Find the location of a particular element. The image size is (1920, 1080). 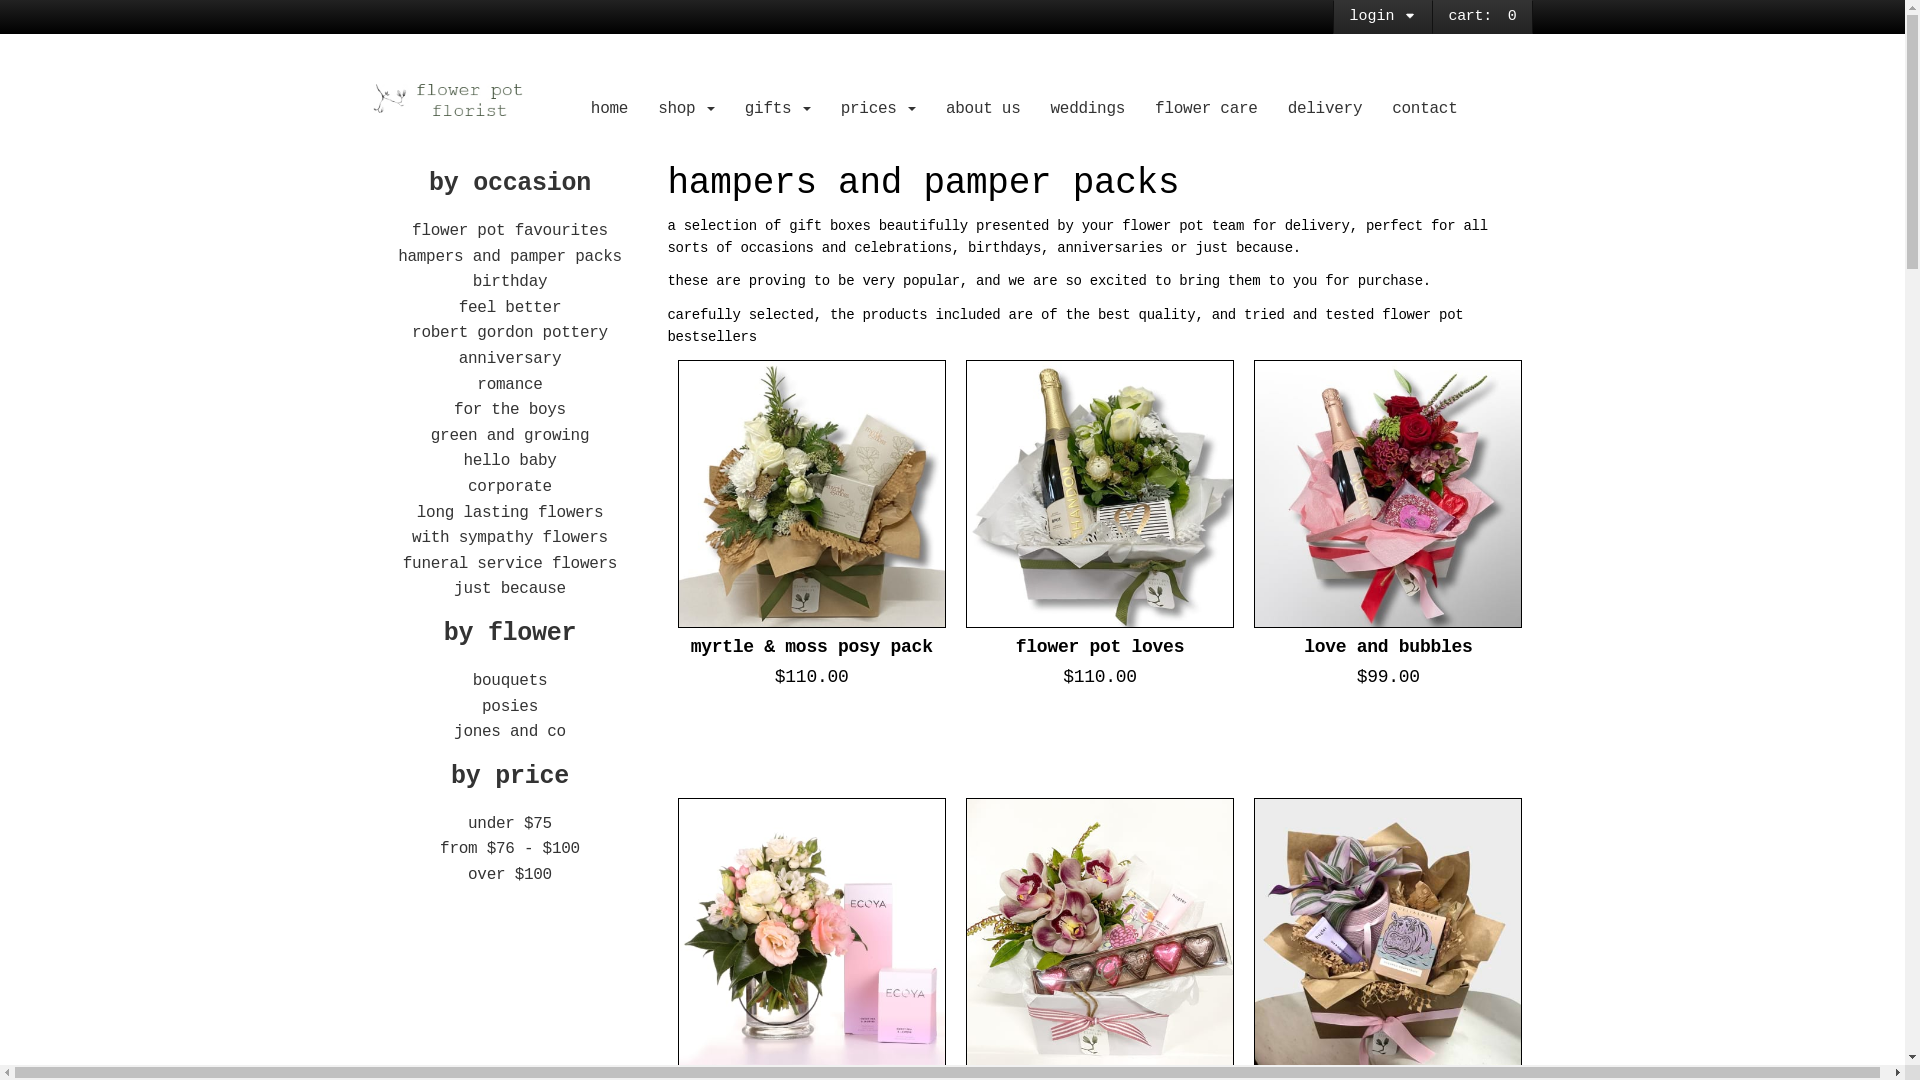

'gifts' is located at coordinates (776, 108).